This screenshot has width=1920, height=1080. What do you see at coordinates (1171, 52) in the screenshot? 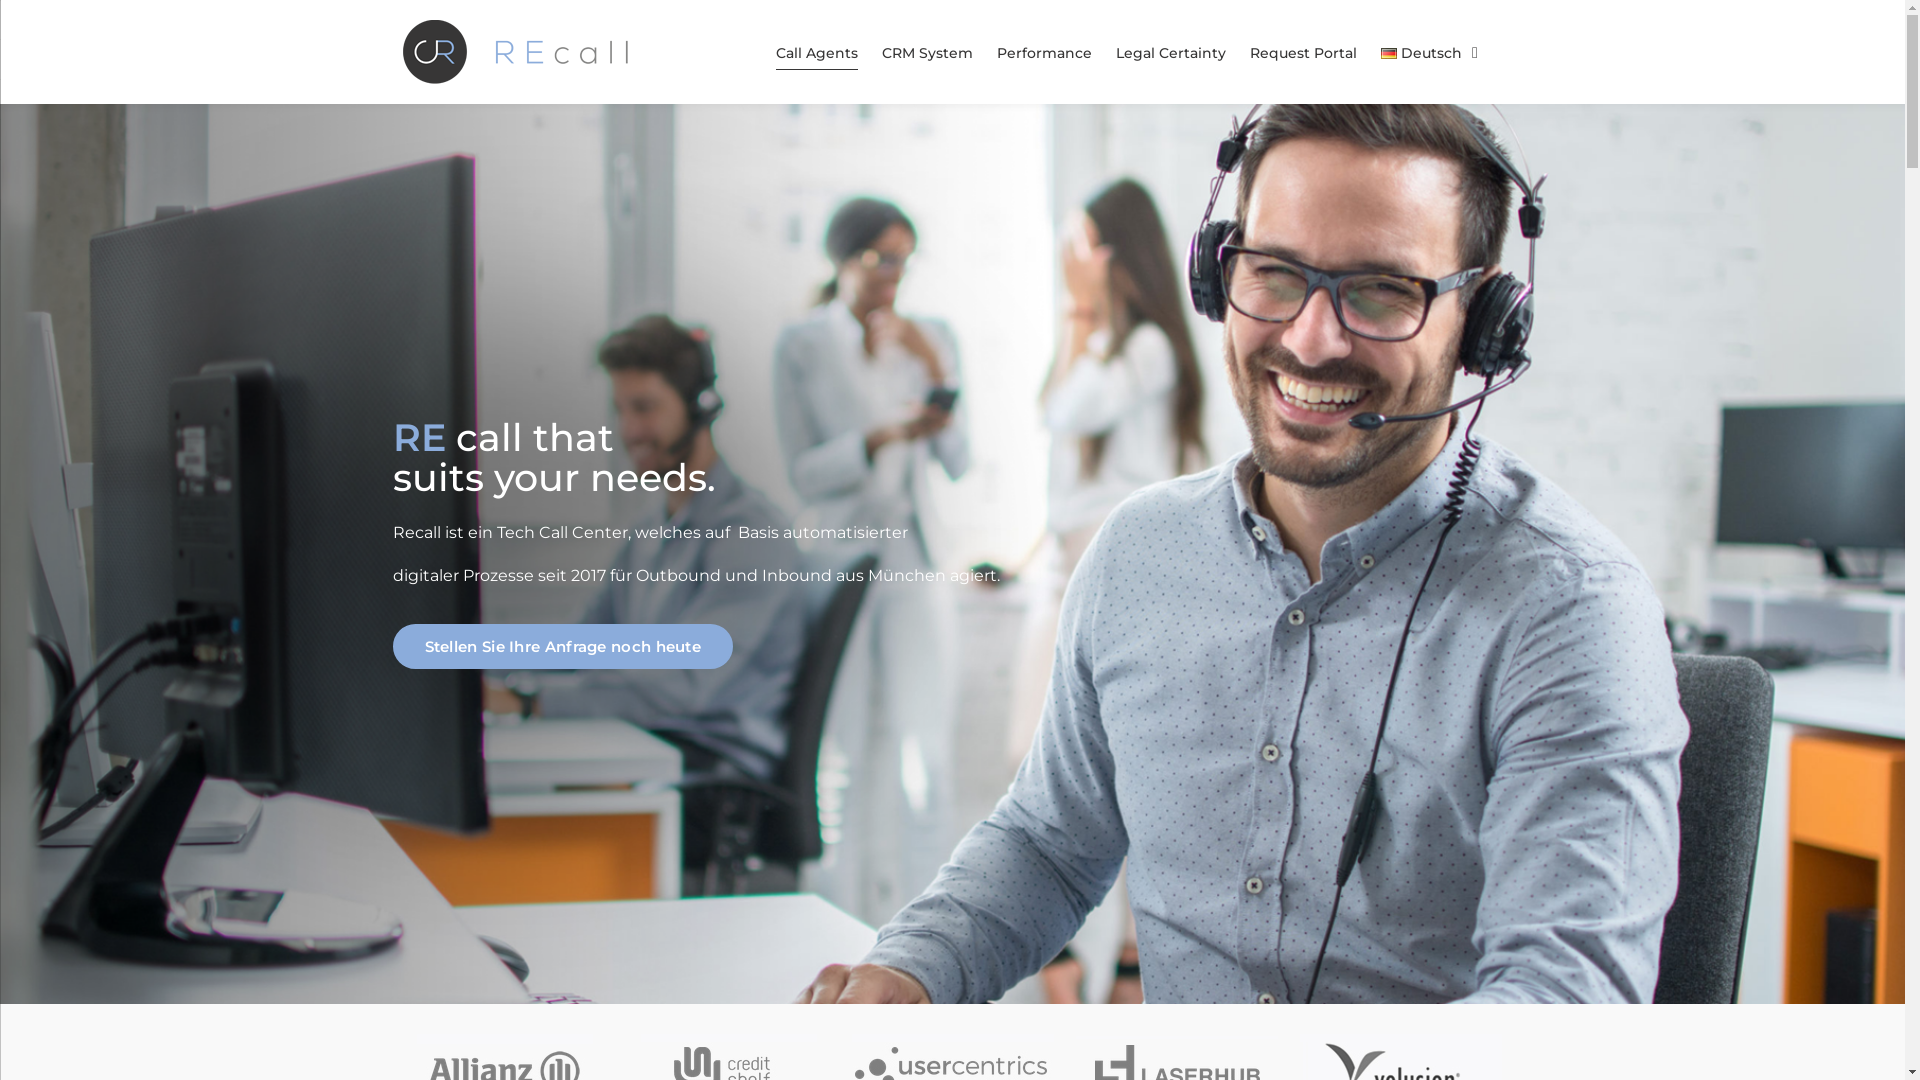
I see `'Legal Certainty'` at bounding box center [1171, 52].